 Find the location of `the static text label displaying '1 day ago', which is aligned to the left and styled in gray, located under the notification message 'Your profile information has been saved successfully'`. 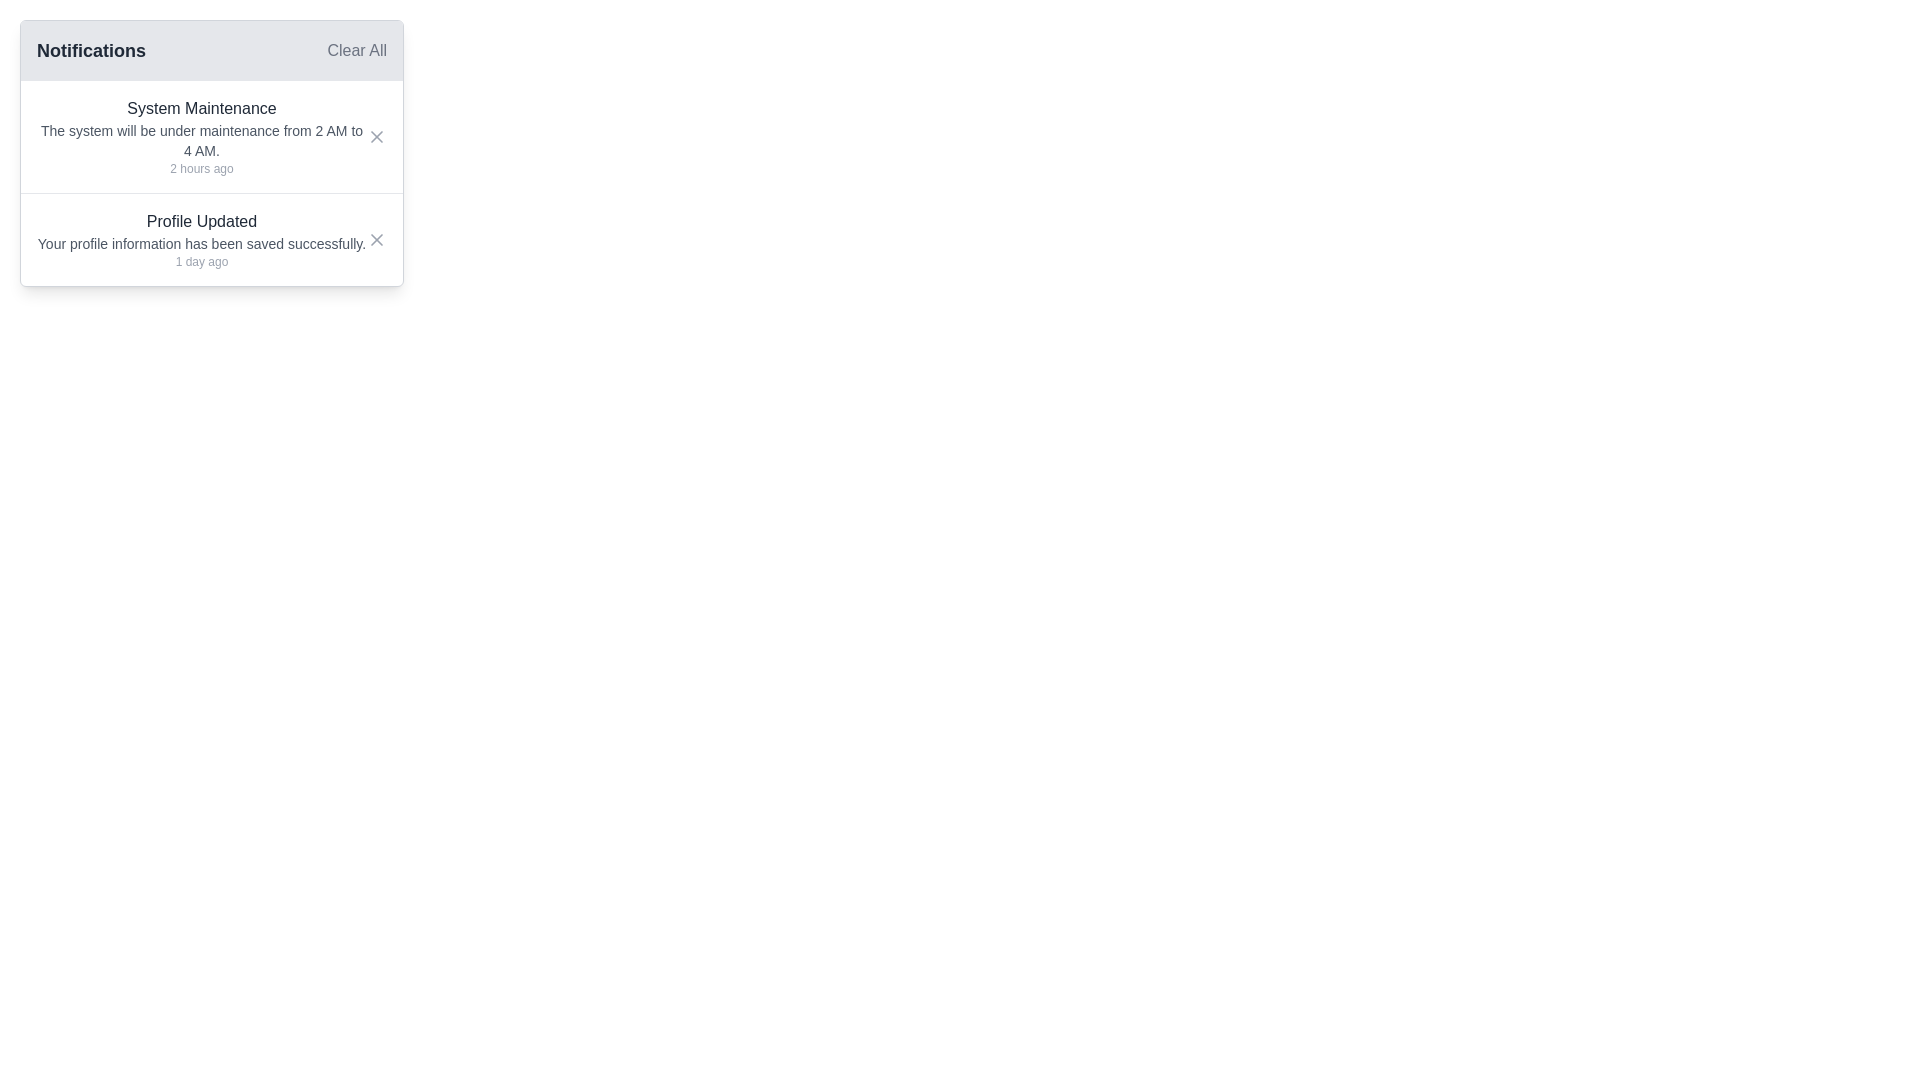

the static text label displaying '1 day ago', which is aligned to the left and styled in gray, located under the notification message 'Your profile information has been saved successfully' is located at coordinates (201, 261).